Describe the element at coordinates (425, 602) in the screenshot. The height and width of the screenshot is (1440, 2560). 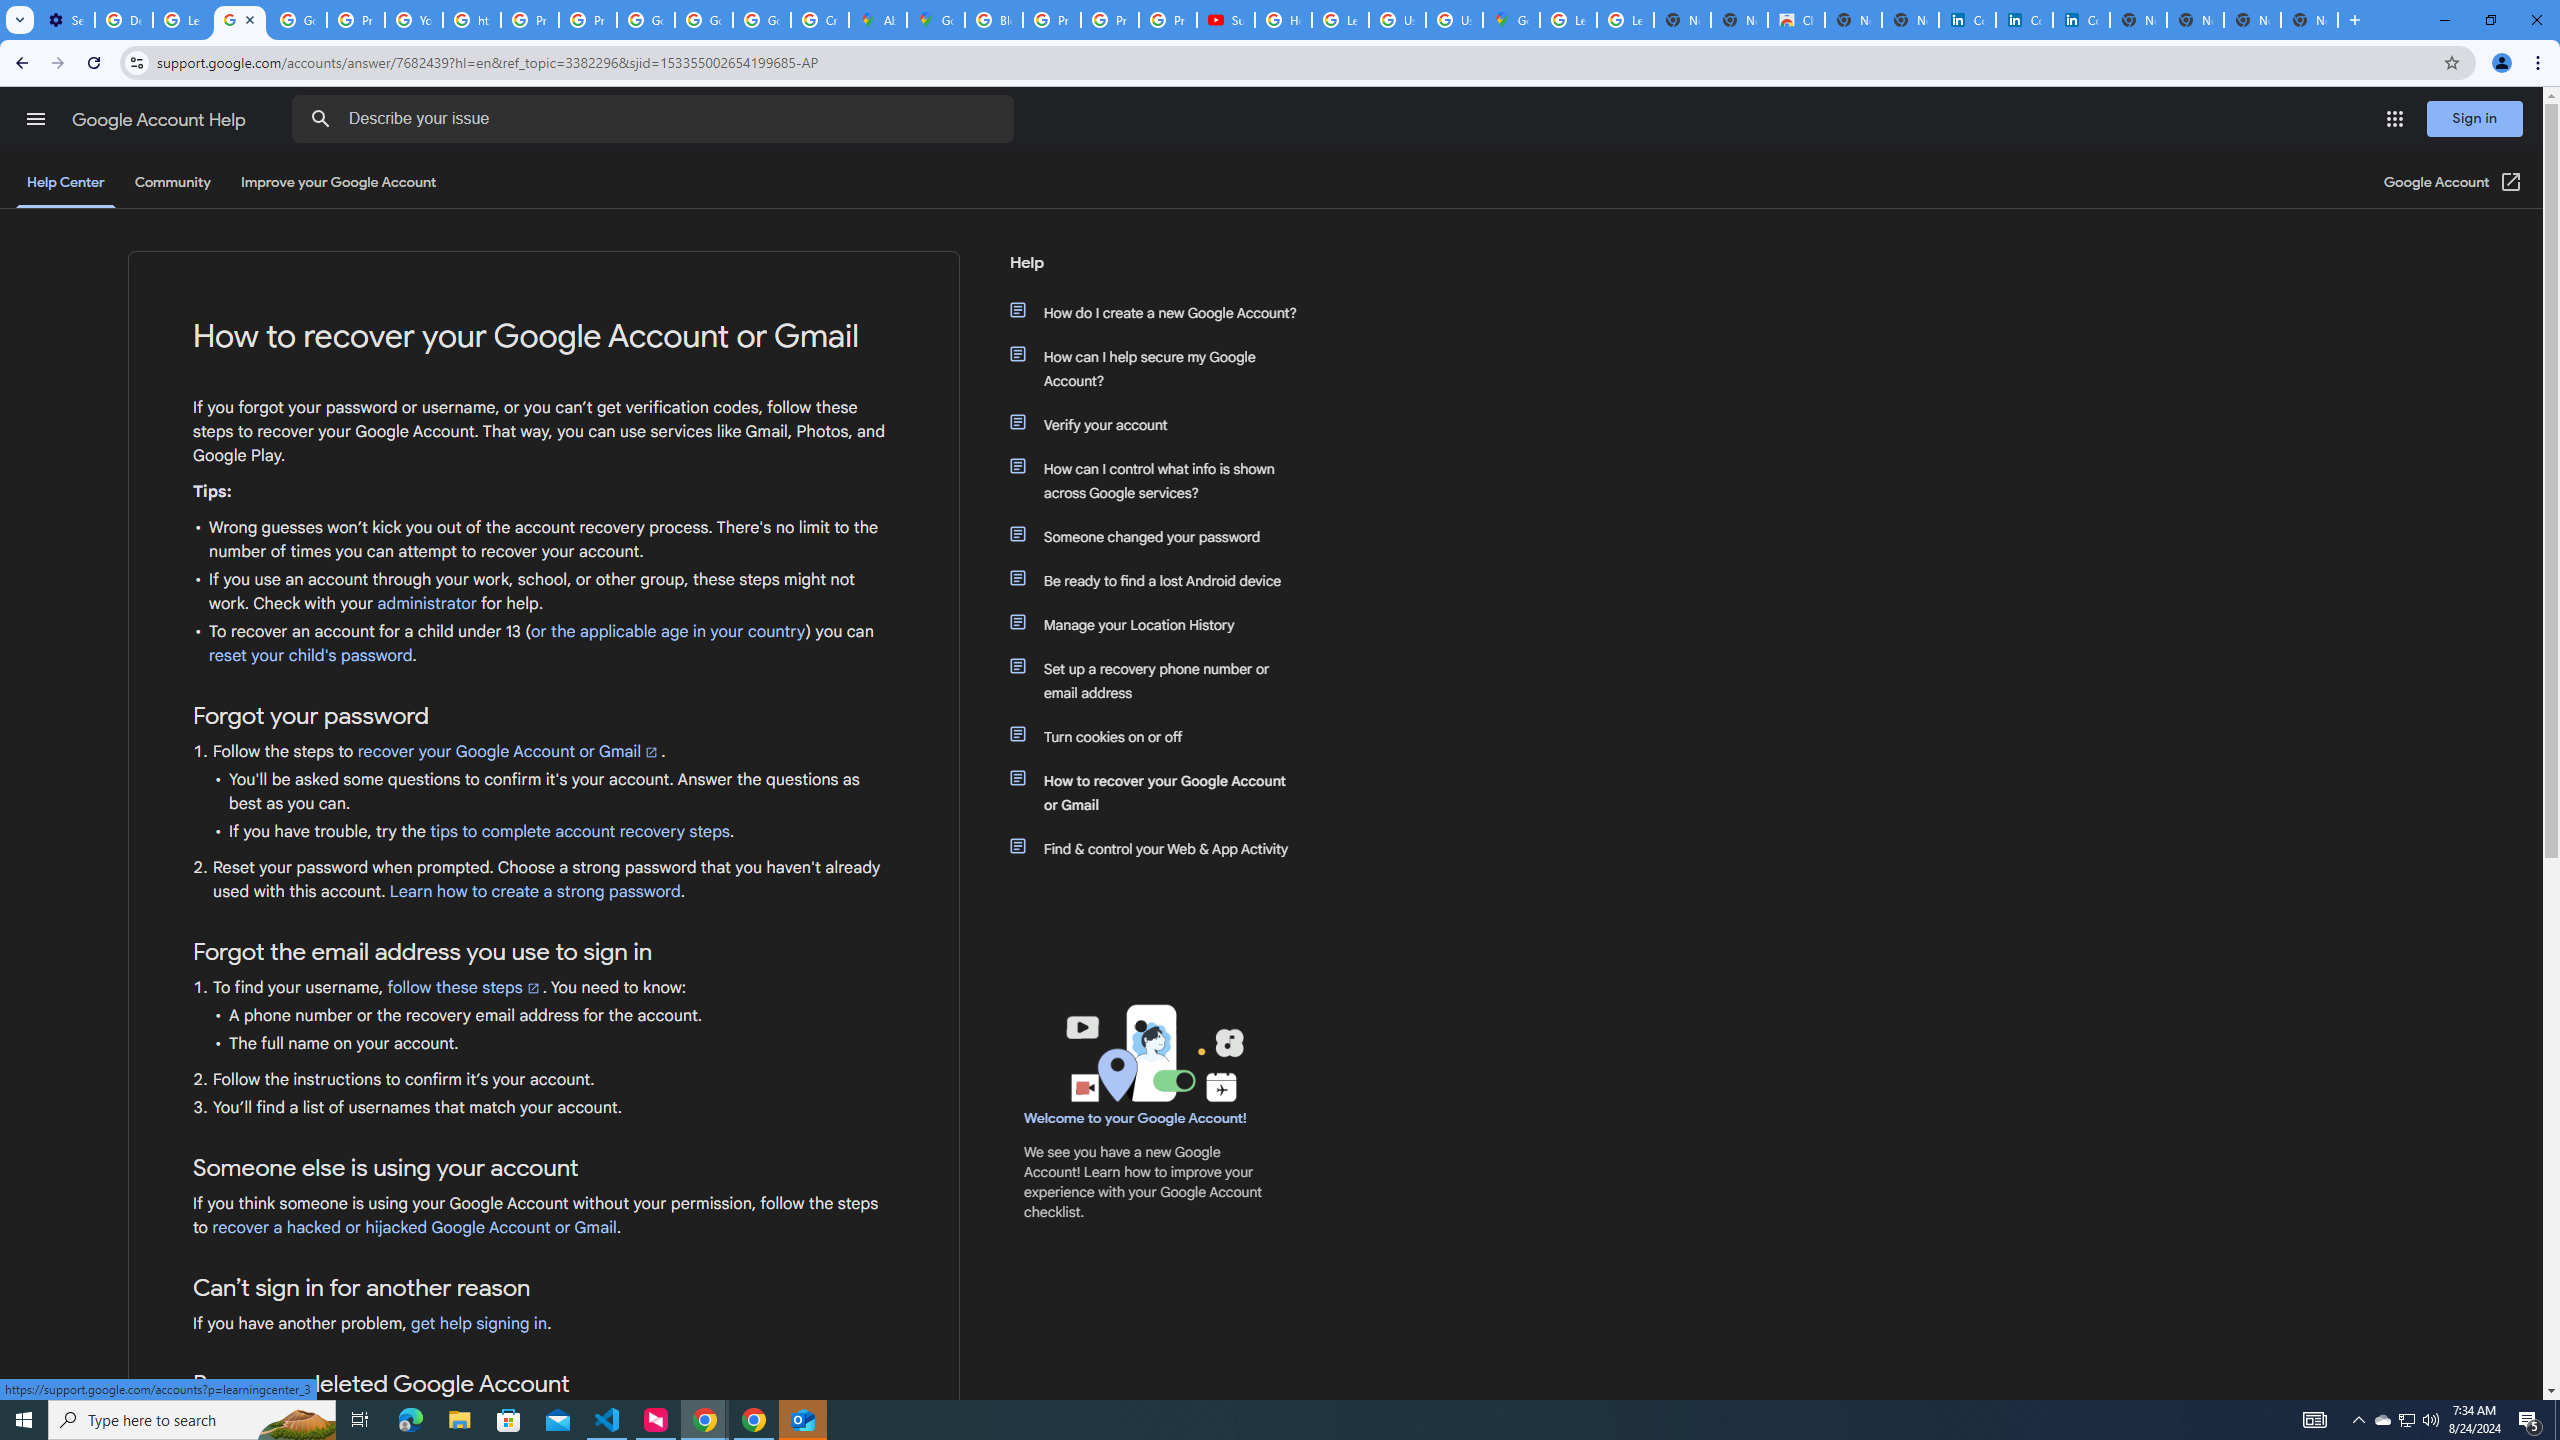
I see `'administrator'` at that location.